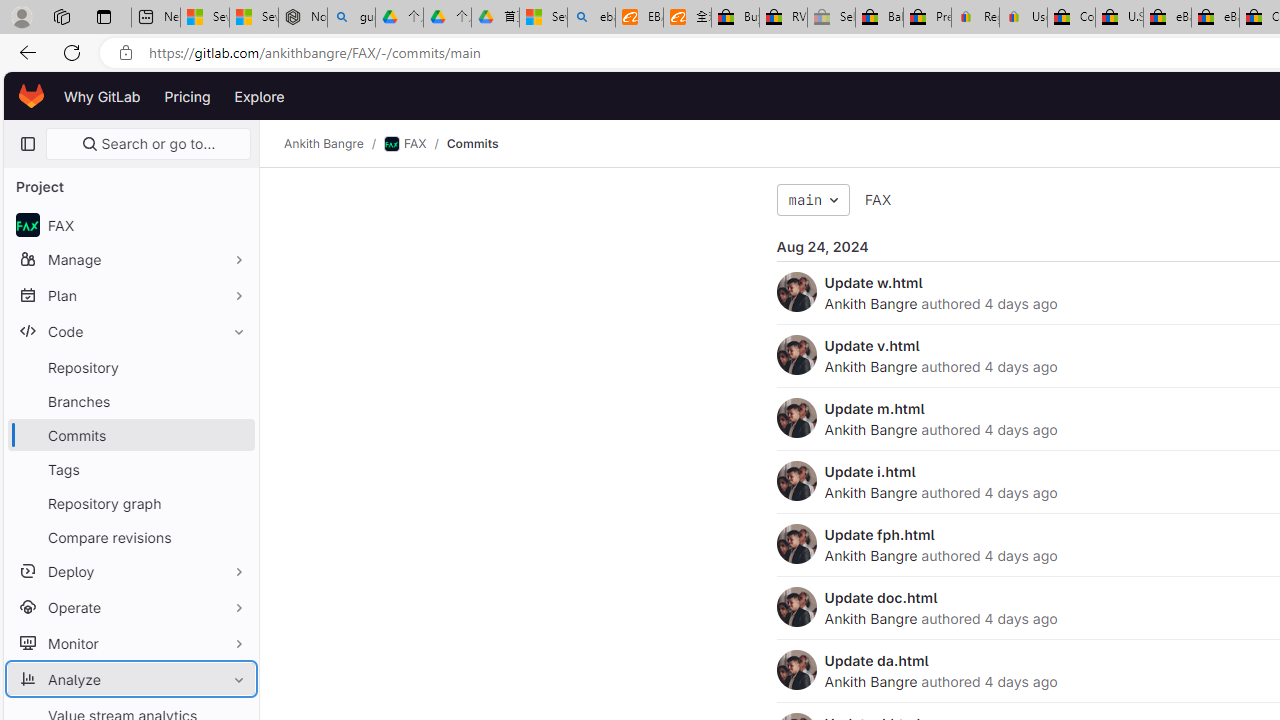 The width and height of the screenshot is (1280, 720). I want to click on 'Deploy', so click(130, 570).